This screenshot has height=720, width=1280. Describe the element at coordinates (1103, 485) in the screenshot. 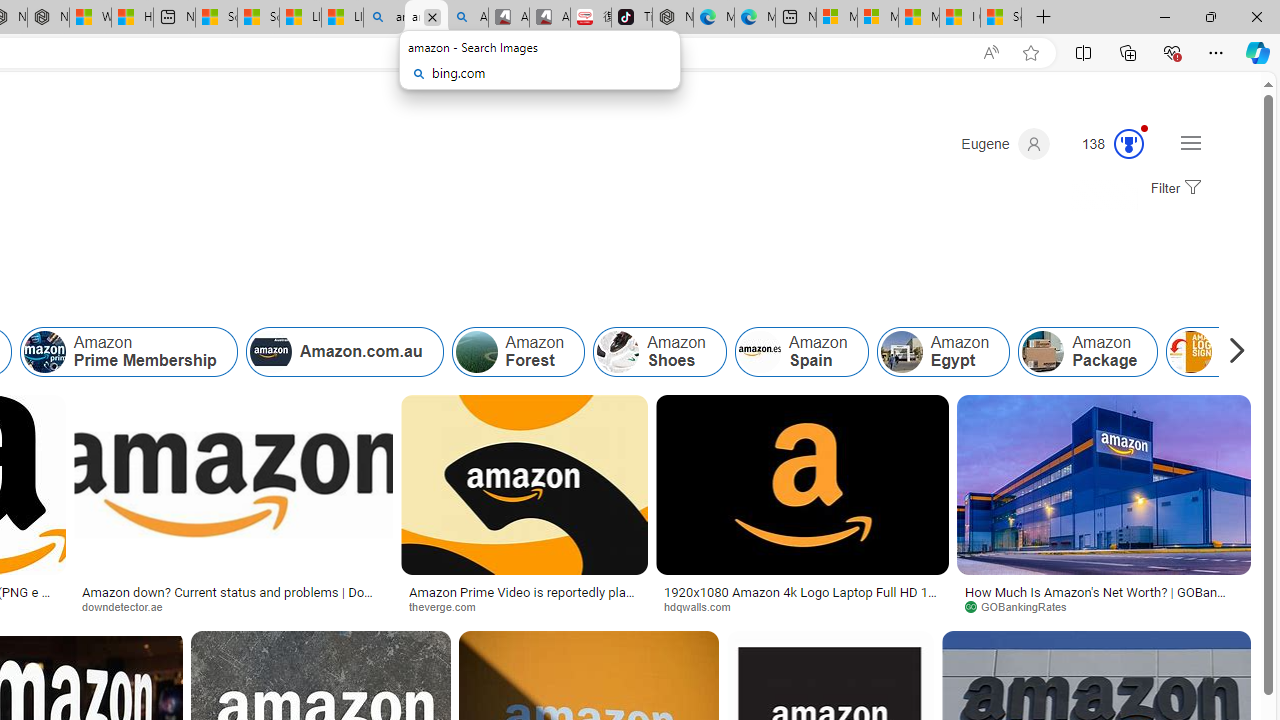

I see `'Image result for amazon'` at that location.